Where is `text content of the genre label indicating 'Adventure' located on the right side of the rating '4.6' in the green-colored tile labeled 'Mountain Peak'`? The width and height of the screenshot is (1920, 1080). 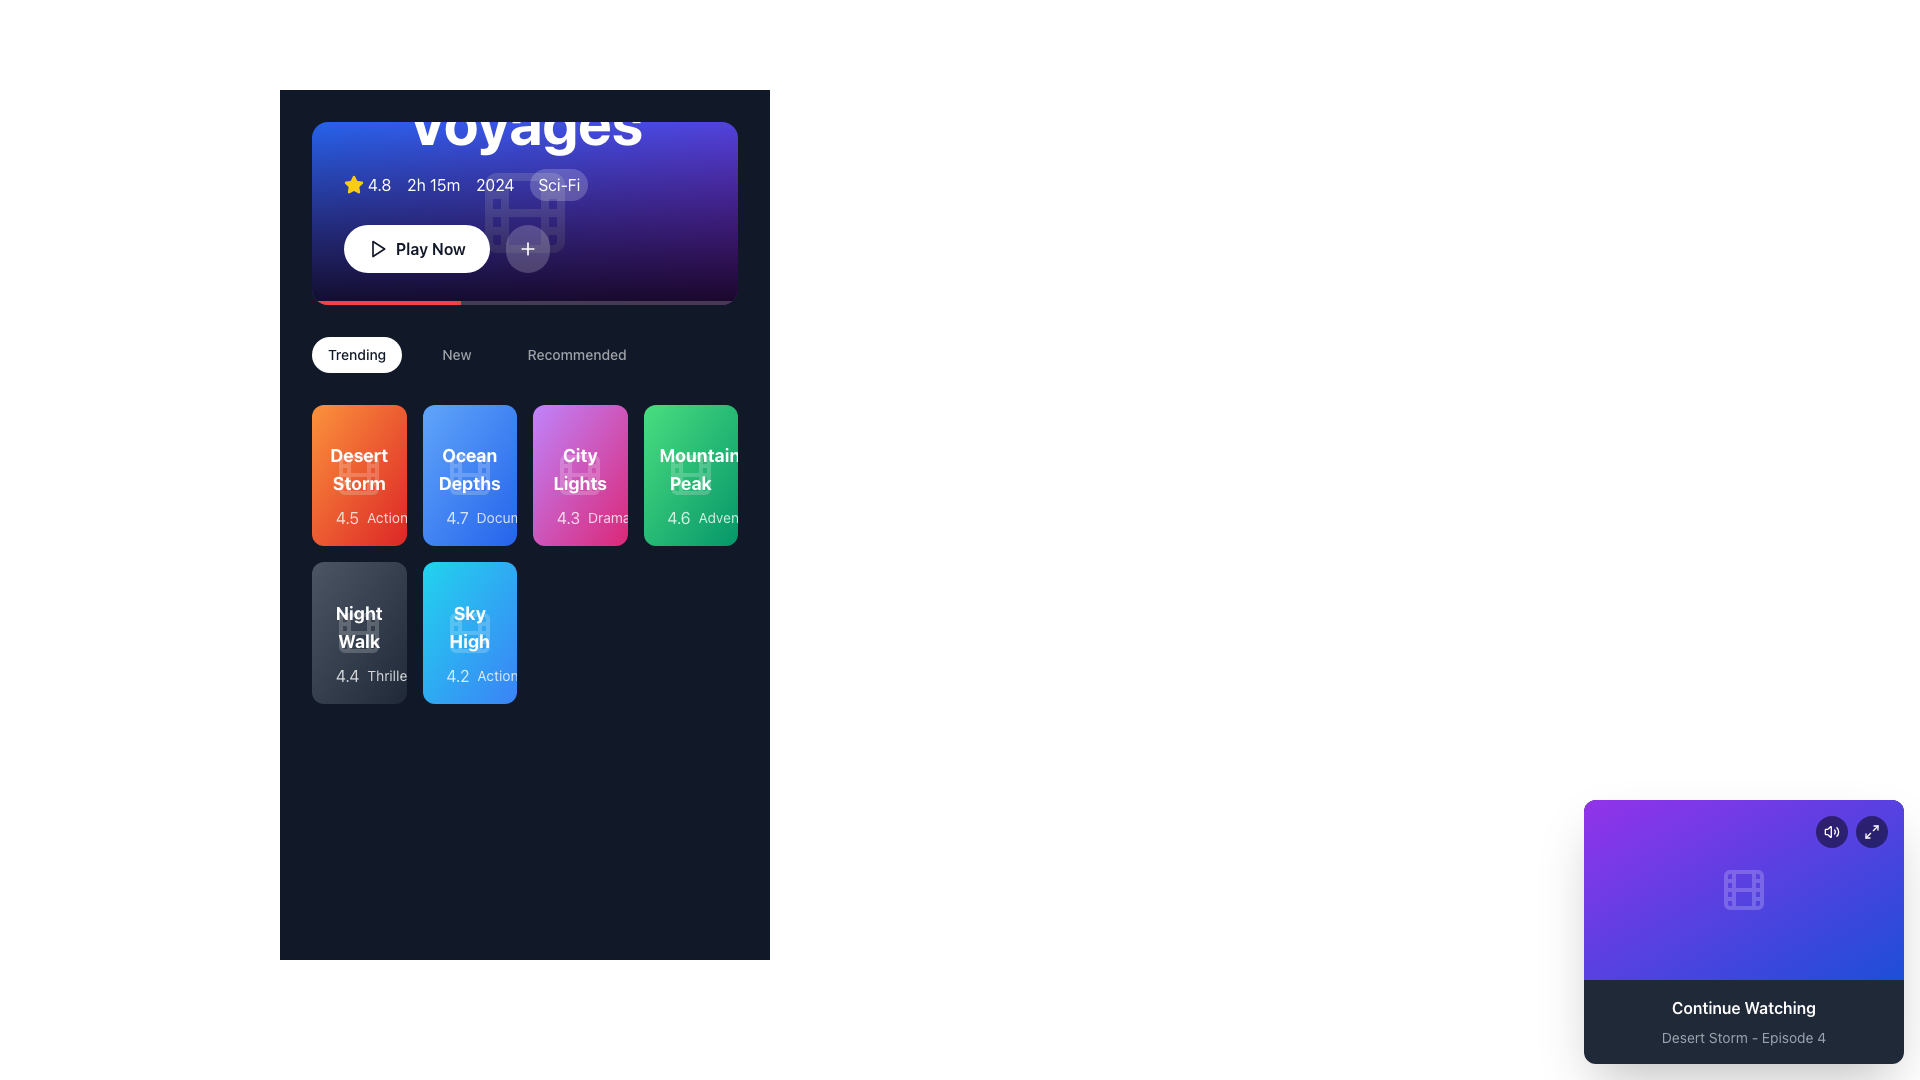 text content of the genre label indicating 'Adventure' located on the right side of the rating '4.6' in the green-colored tile labeled 'Mountain Peak' is located at coordinates (730, 517).